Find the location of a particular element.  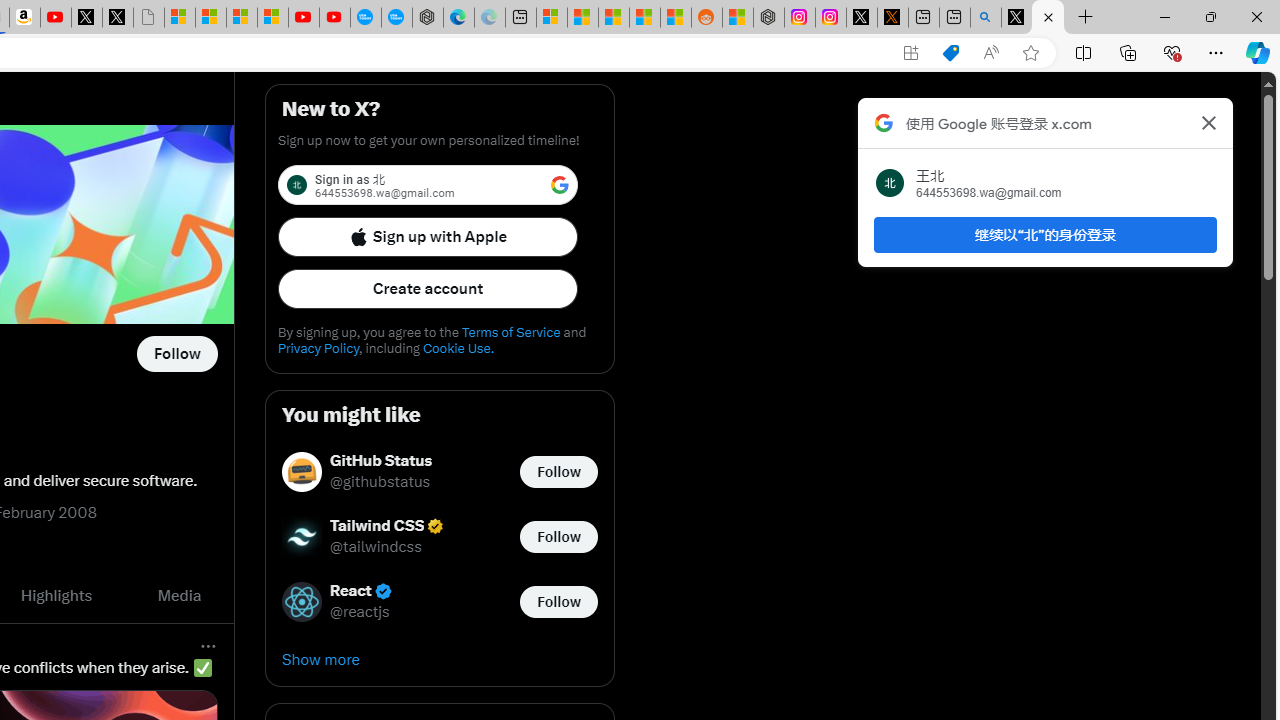

'github - Search' is located at coordinates (986, 17).